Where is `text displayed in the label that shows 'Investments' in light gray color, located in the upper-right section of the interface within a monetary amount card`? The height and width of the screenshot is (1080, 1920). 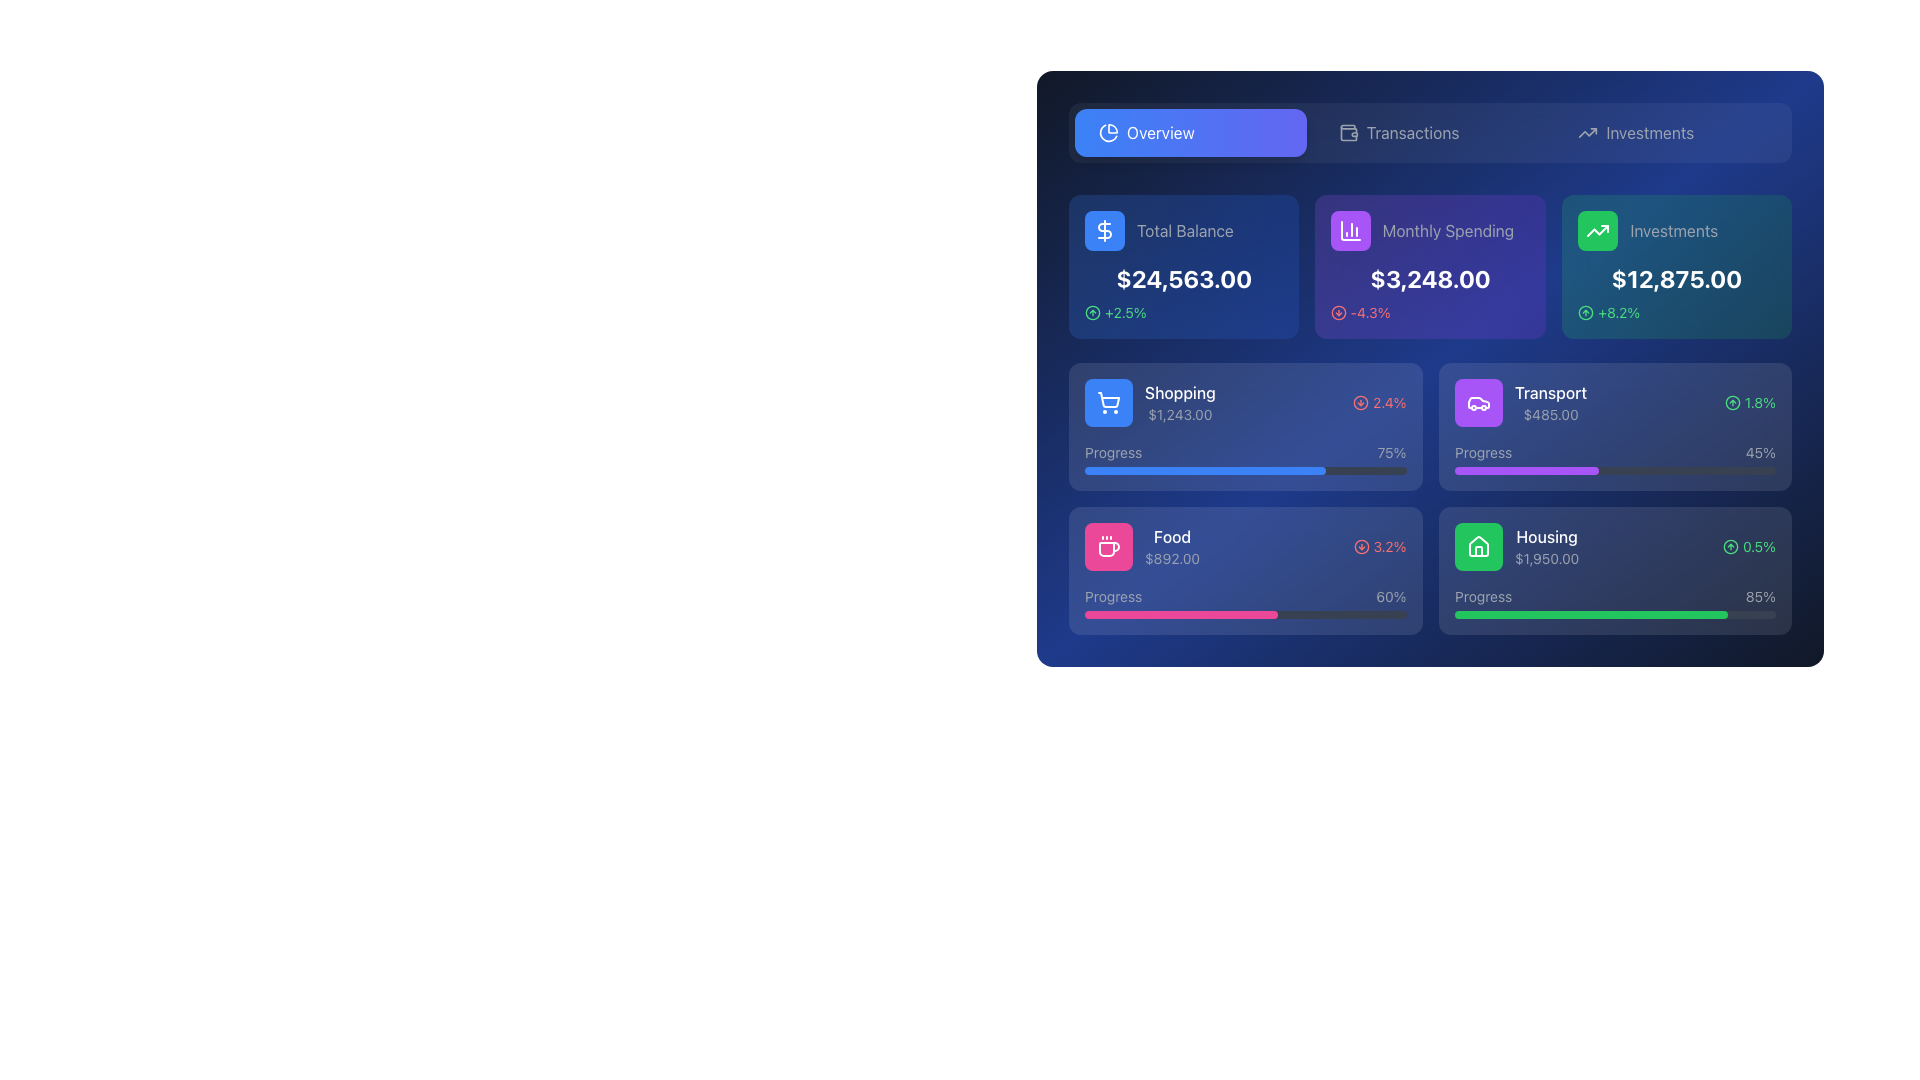 text displayed in the label that shows 'Investments' in light gray color, located in the upper-right section of the interface within a monetary amount card is located at coordinates (1673, 230).